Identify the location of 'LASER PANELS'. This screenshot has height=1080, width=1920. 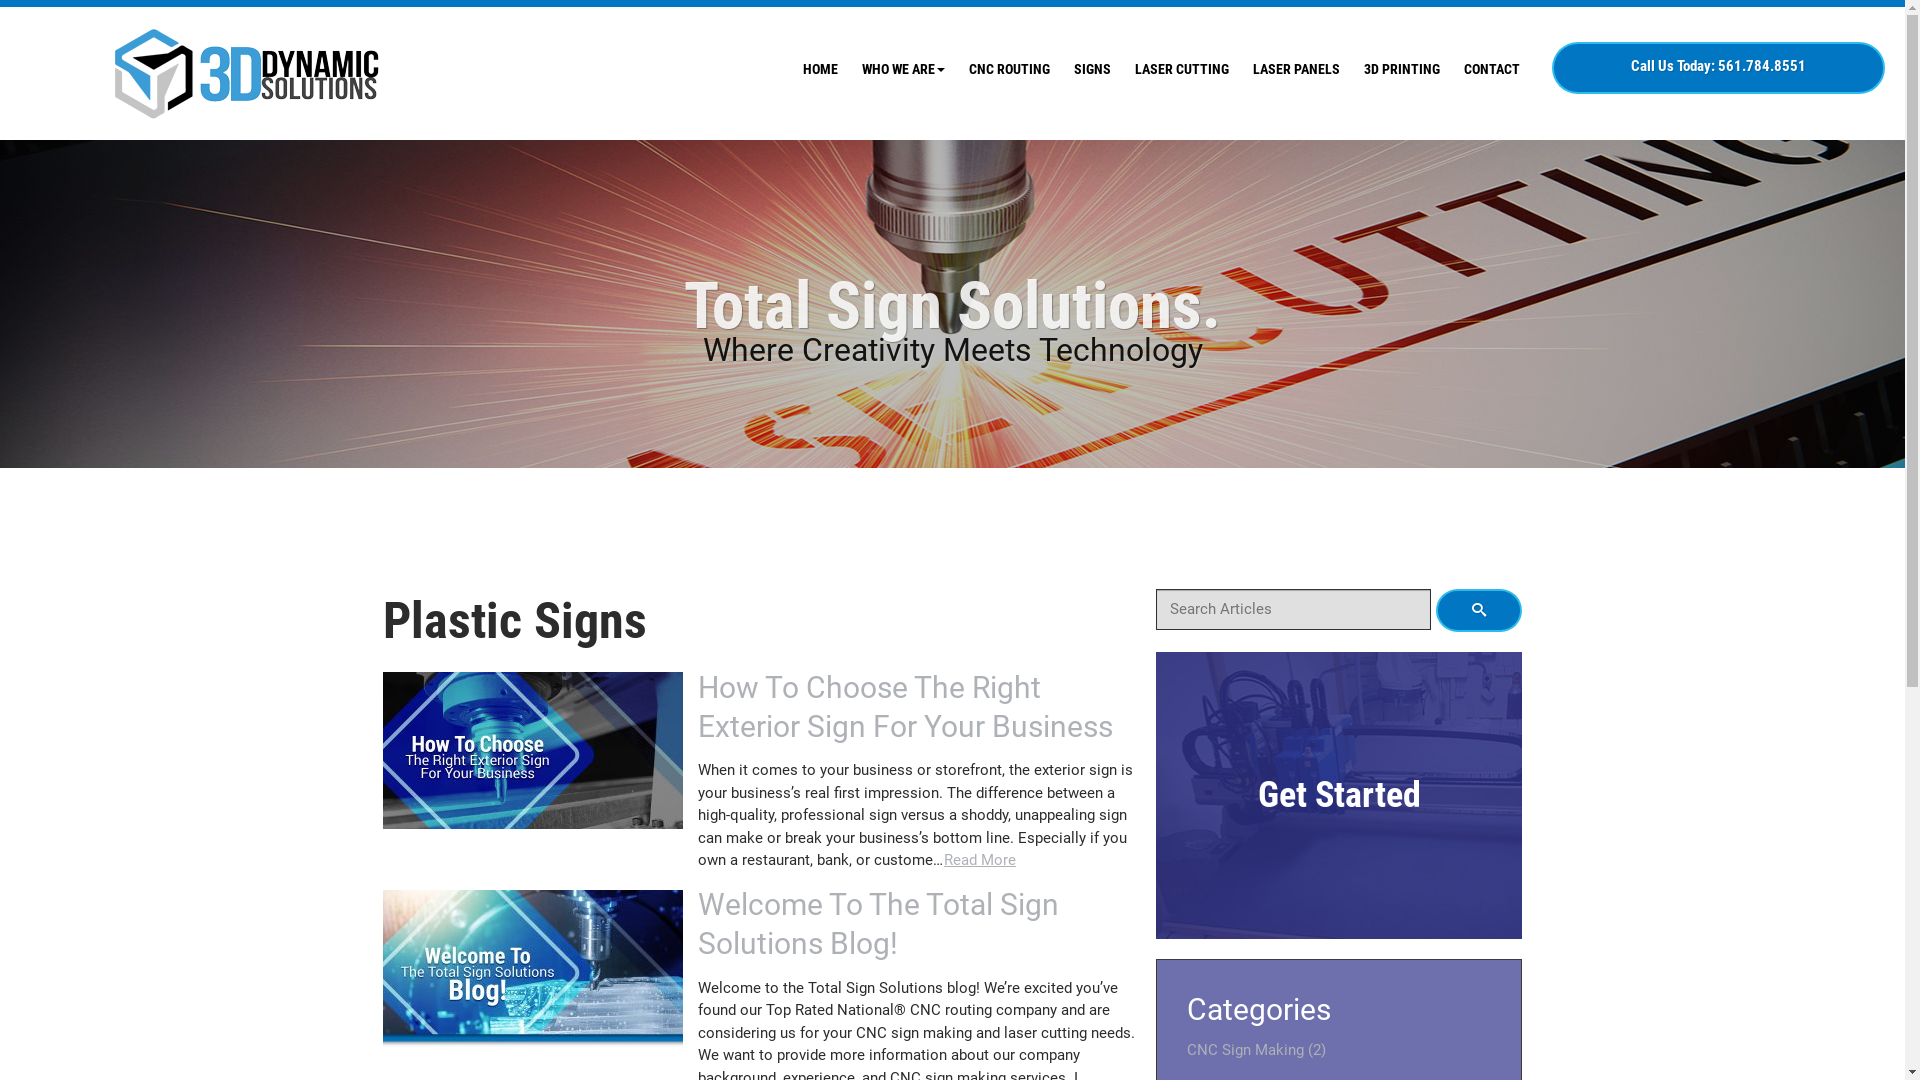
(1296, 68).